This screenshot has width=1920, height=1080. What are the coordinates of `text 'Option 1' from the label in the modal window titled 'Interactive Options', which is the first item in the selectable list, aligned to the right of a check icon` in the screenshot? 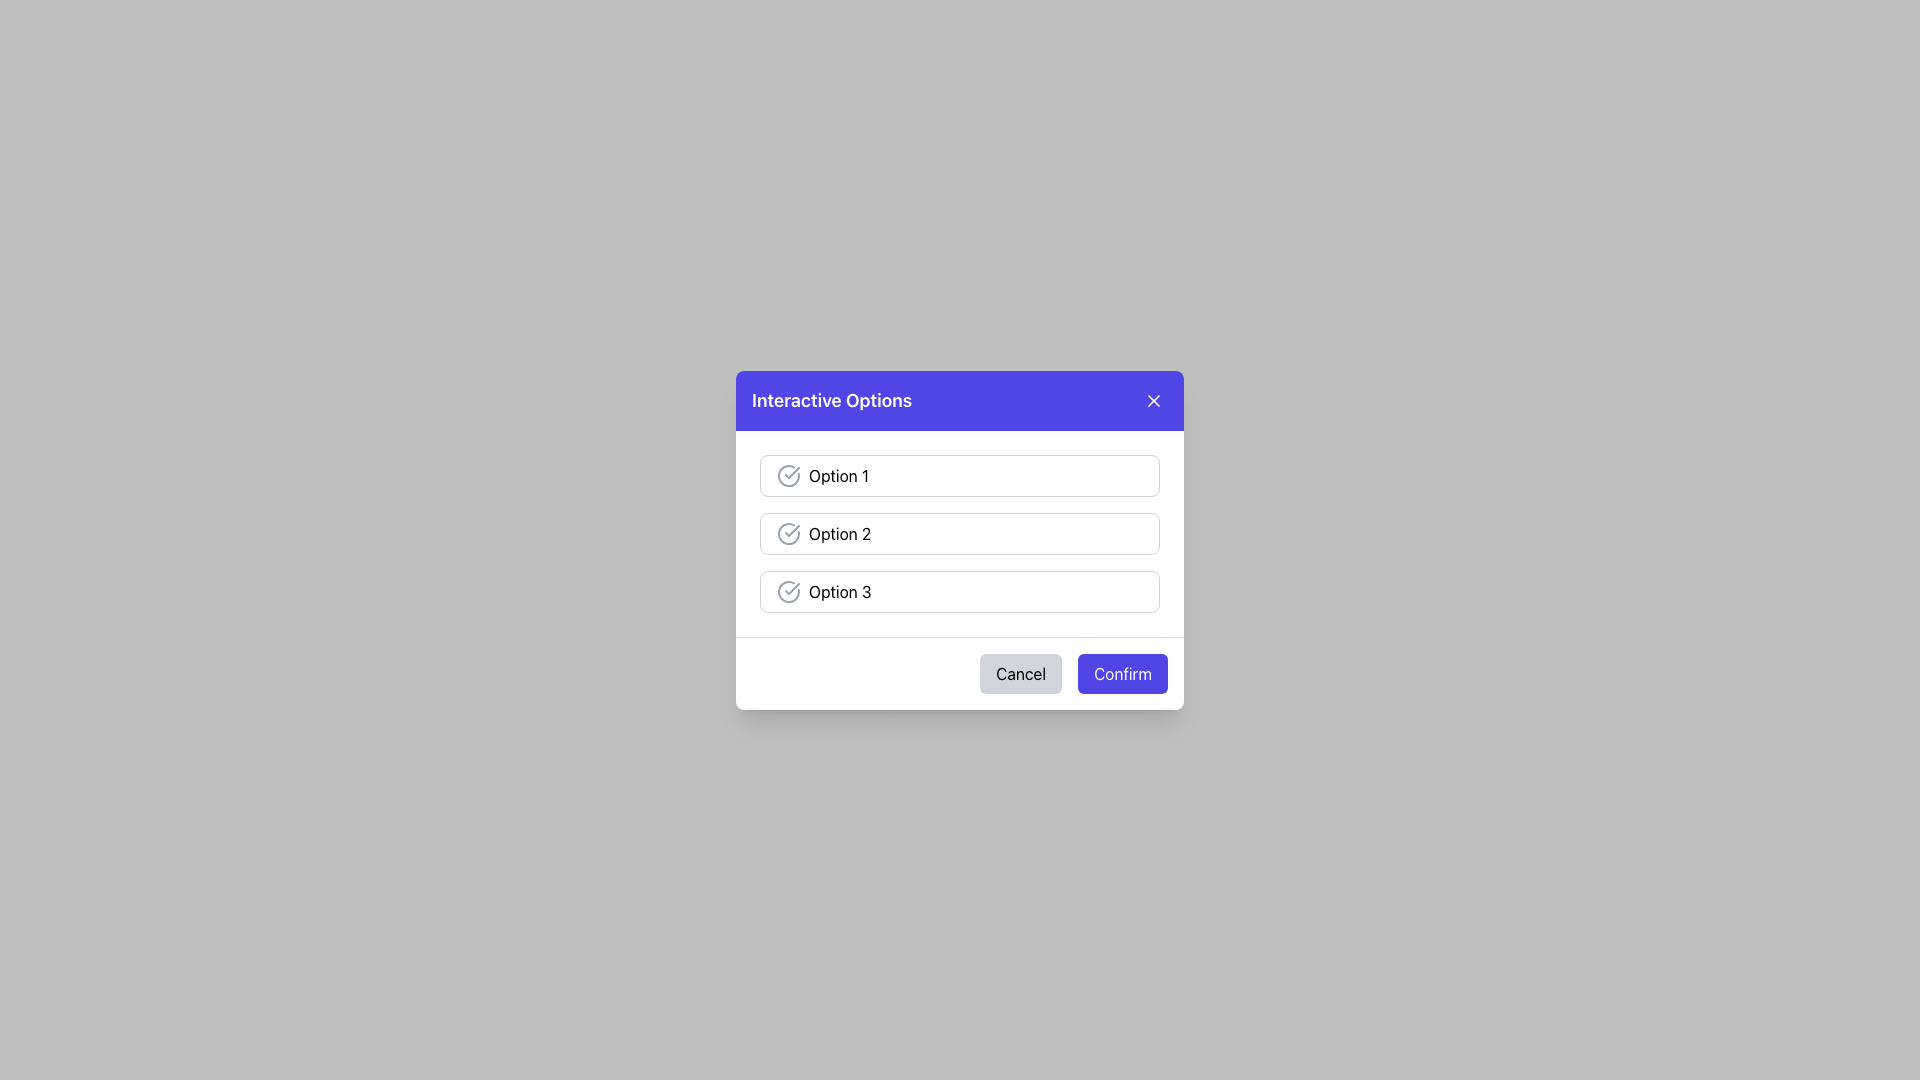 It's located at (839, 475).